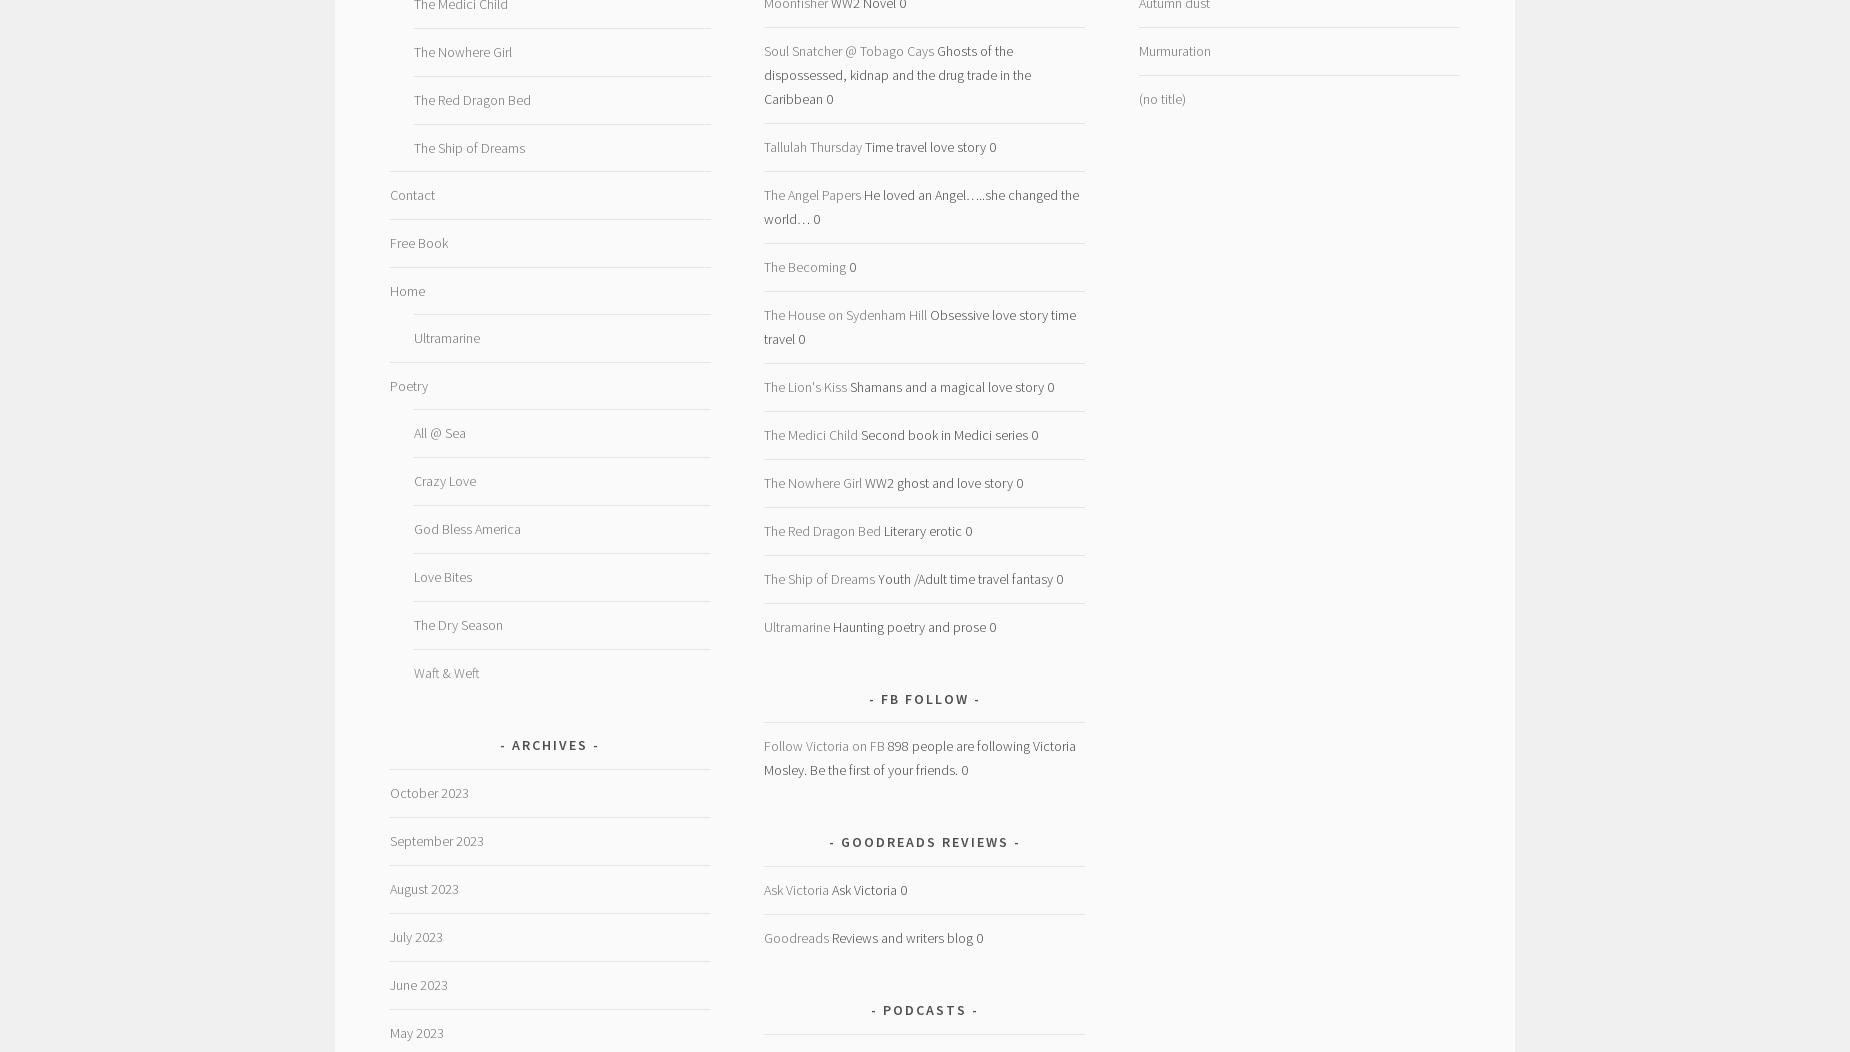 The height and width of the screenshot is (1052, 1850). I want to click on 'June 2023', so click(416, 984).